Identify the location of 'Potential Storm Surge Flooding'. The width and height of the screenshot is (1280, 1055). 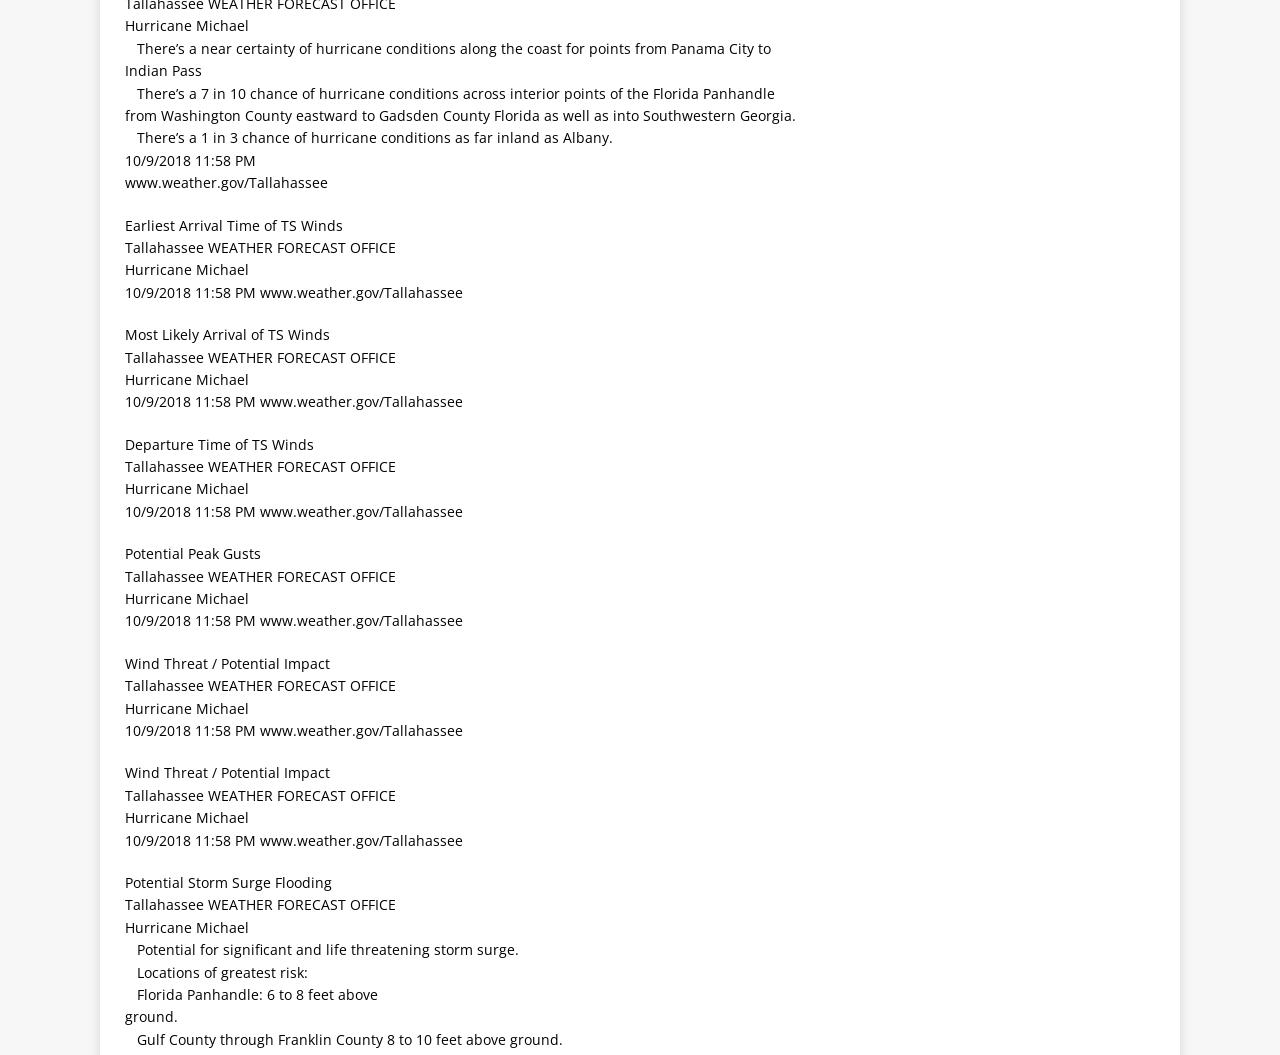
(228, 880).